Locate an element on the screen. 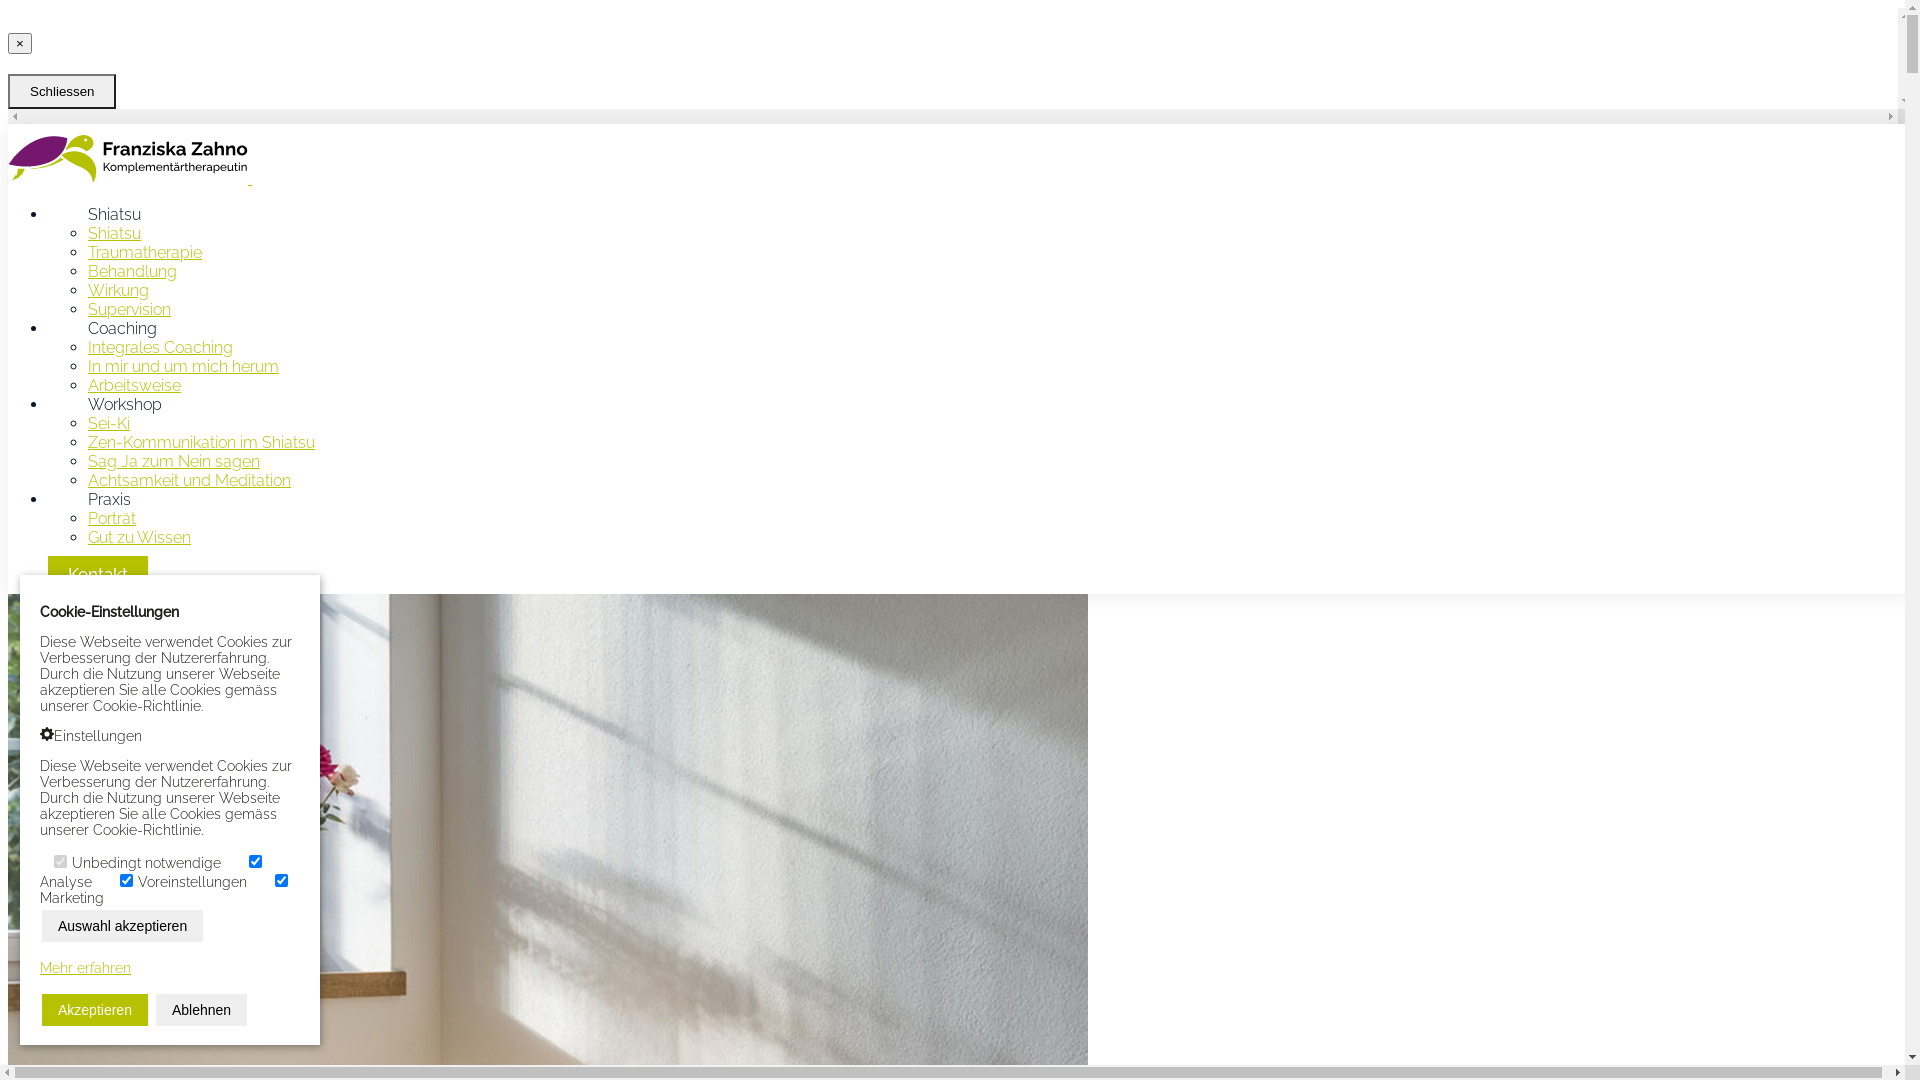 The width and height of the screenshot is (1920, 1080). 'Sei-Ki' is located at coordinates (108, 422).